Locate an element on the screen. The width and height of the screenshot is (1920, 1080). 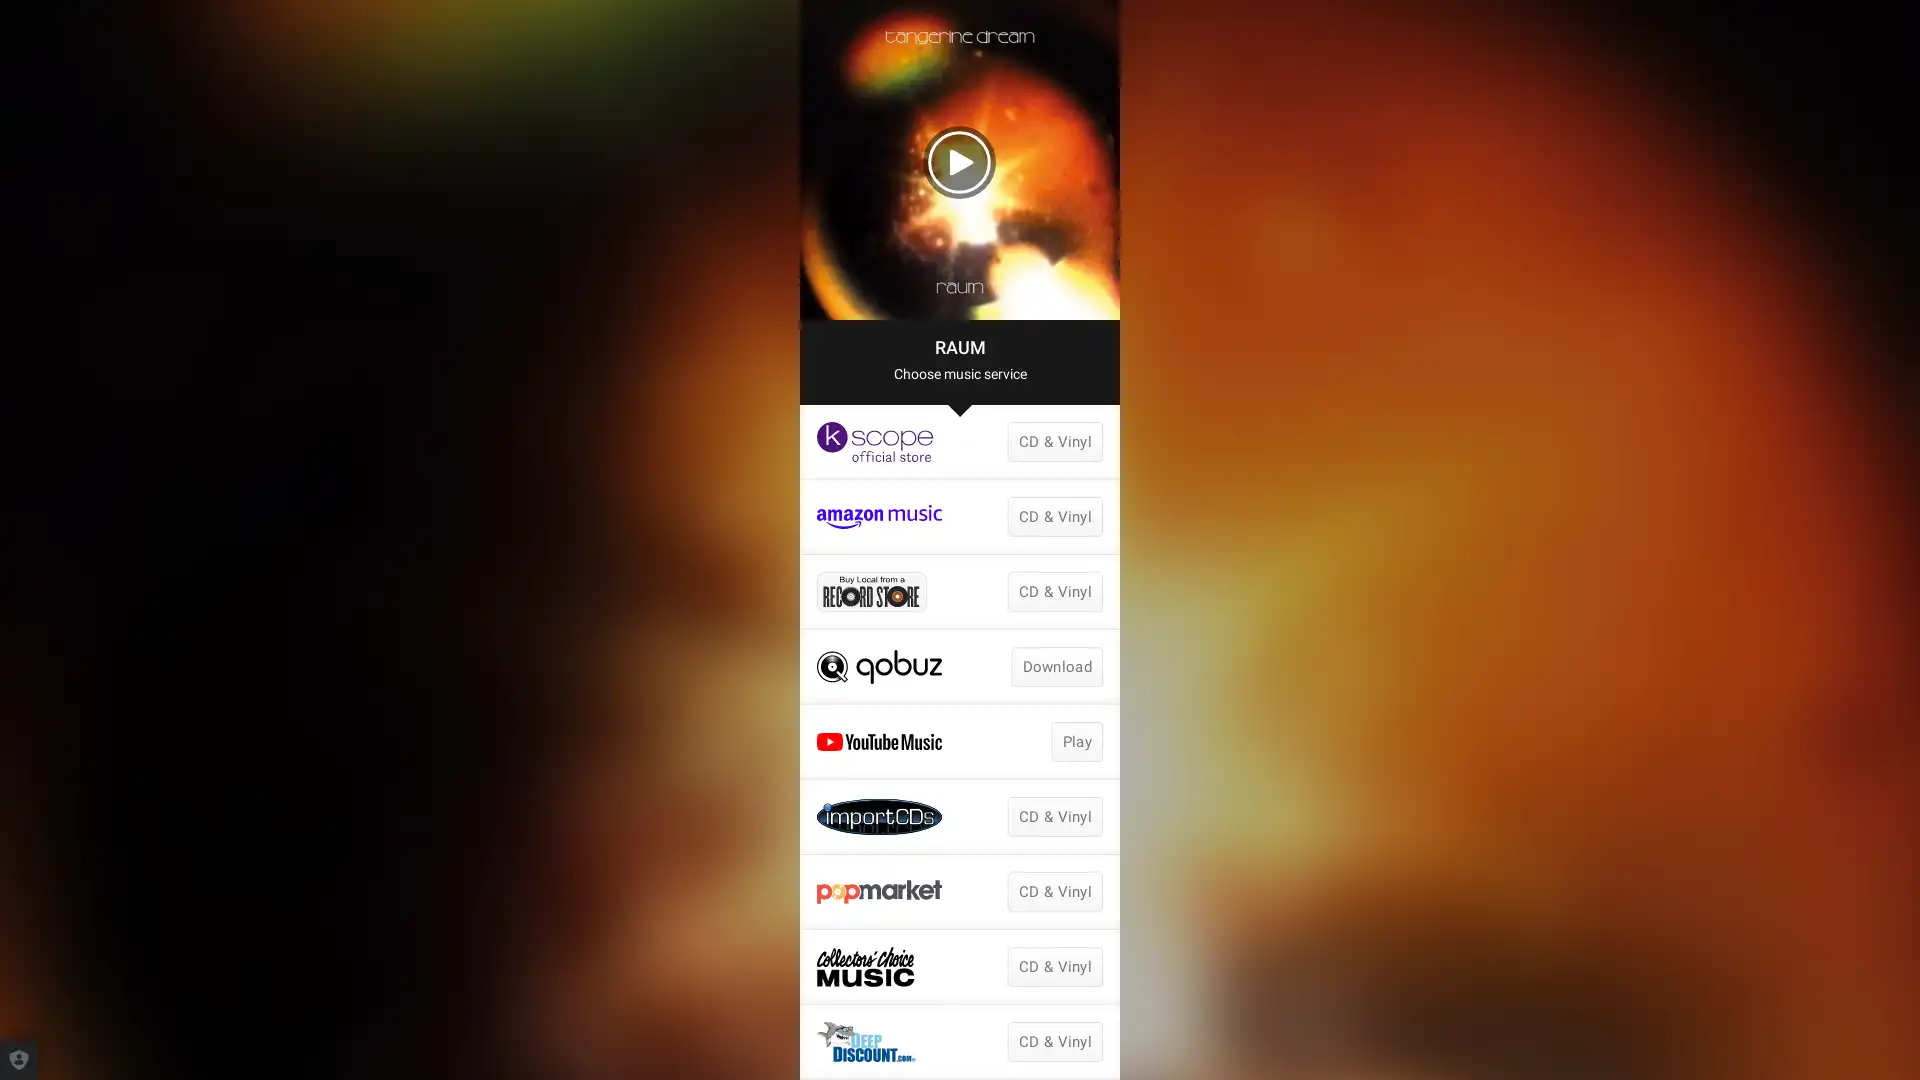
CD & Vinyl is located at coordinates (1054, 817).